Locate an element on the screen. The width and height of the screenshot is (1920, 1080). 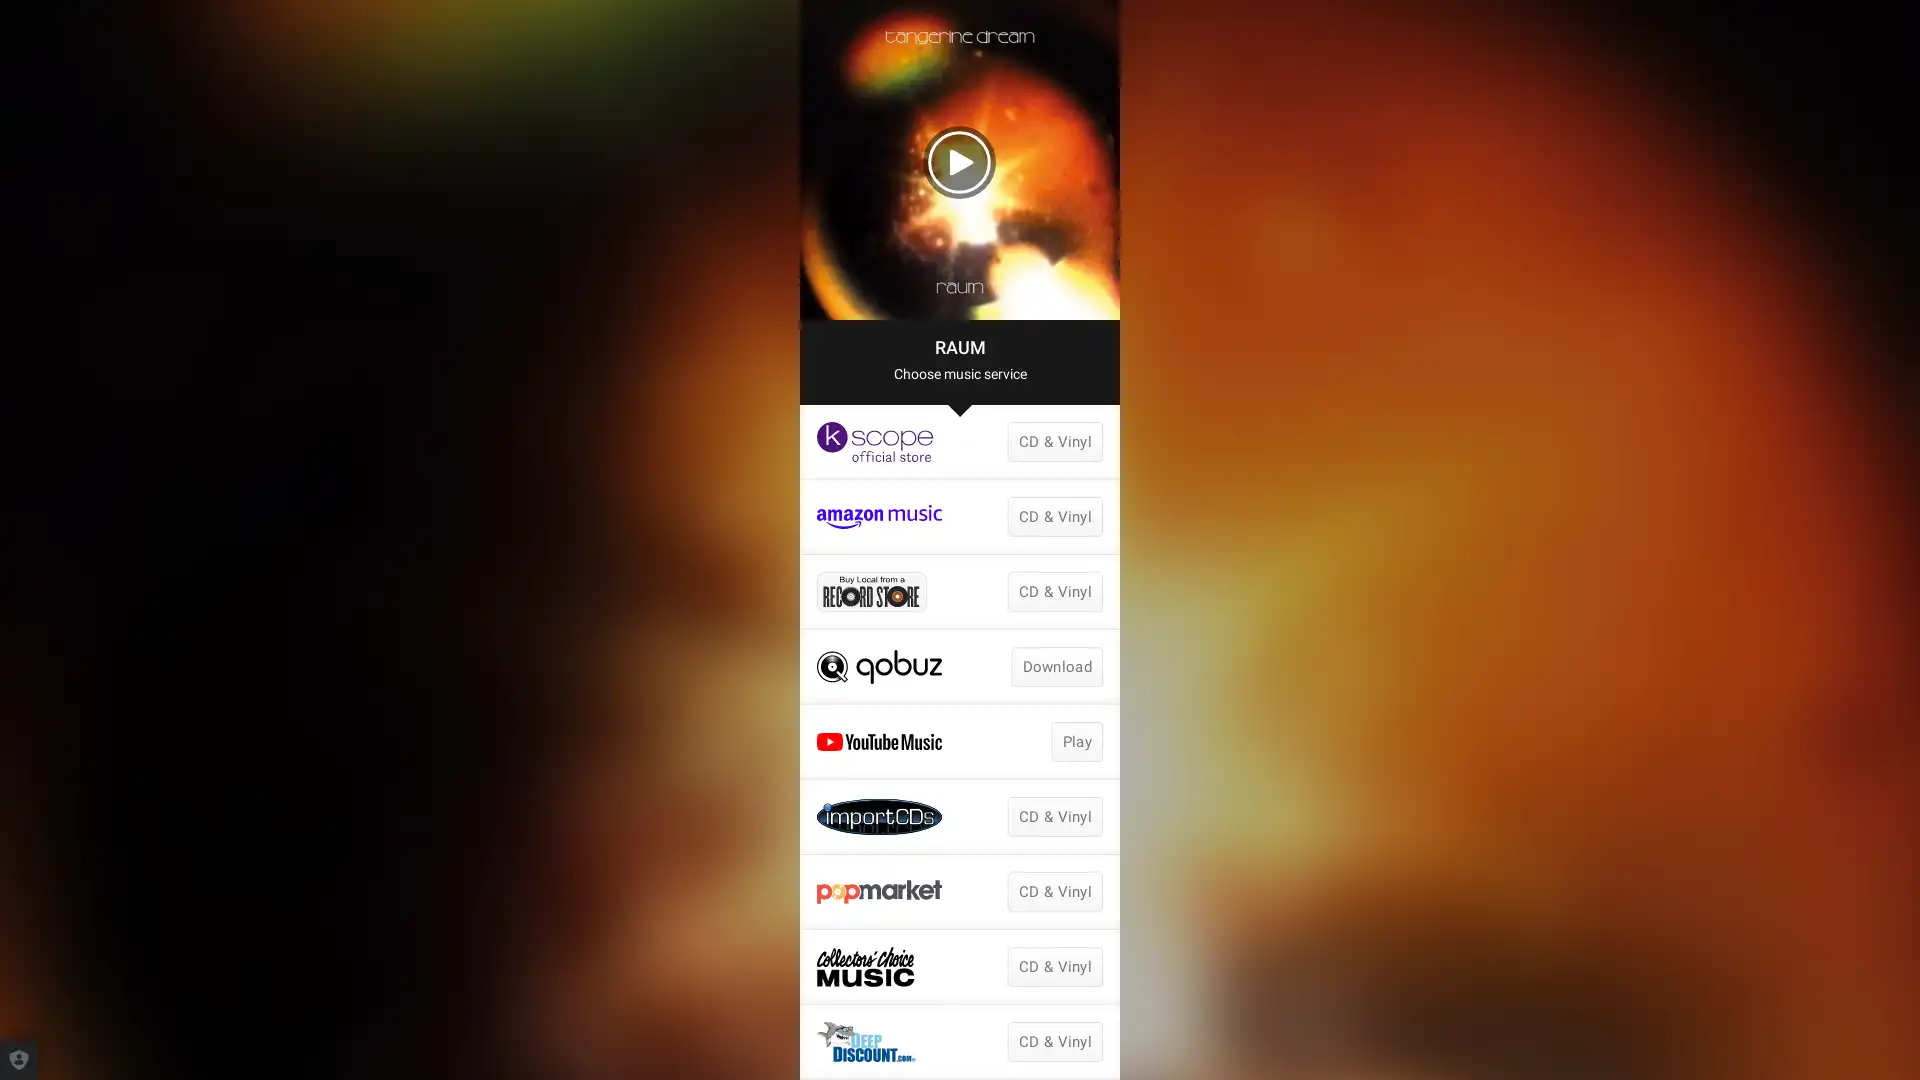
CD & Vinyl is located at coordinates (1054, 817).